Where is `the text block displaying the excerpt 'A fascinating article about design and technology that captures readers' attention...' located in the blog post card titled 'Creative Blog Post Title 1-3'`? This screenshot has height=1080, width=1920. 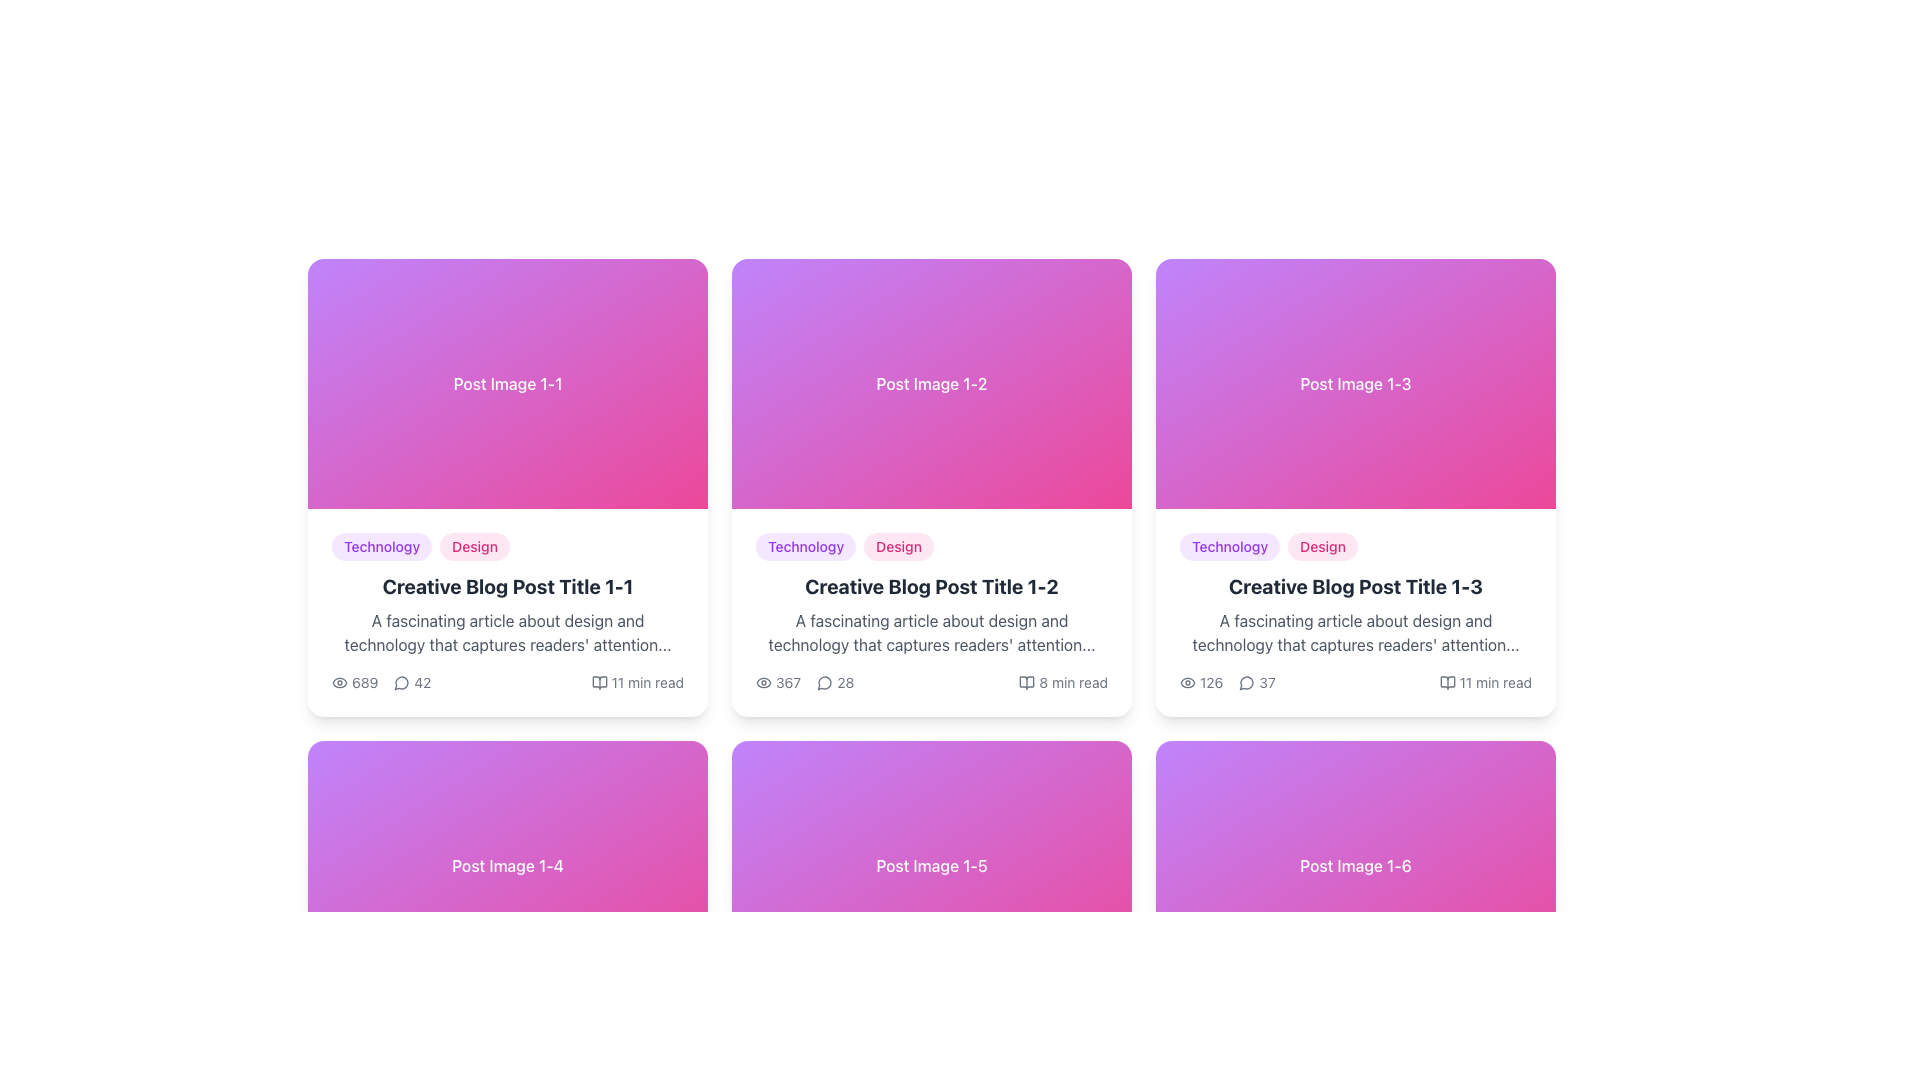 the text block displaying the excerpt 'A fascinating article about design and technology that captures readers' attention...' located in the blog post card titled 'Creative Blog Post Title 1-3' is located at coordinates (1356, 632).